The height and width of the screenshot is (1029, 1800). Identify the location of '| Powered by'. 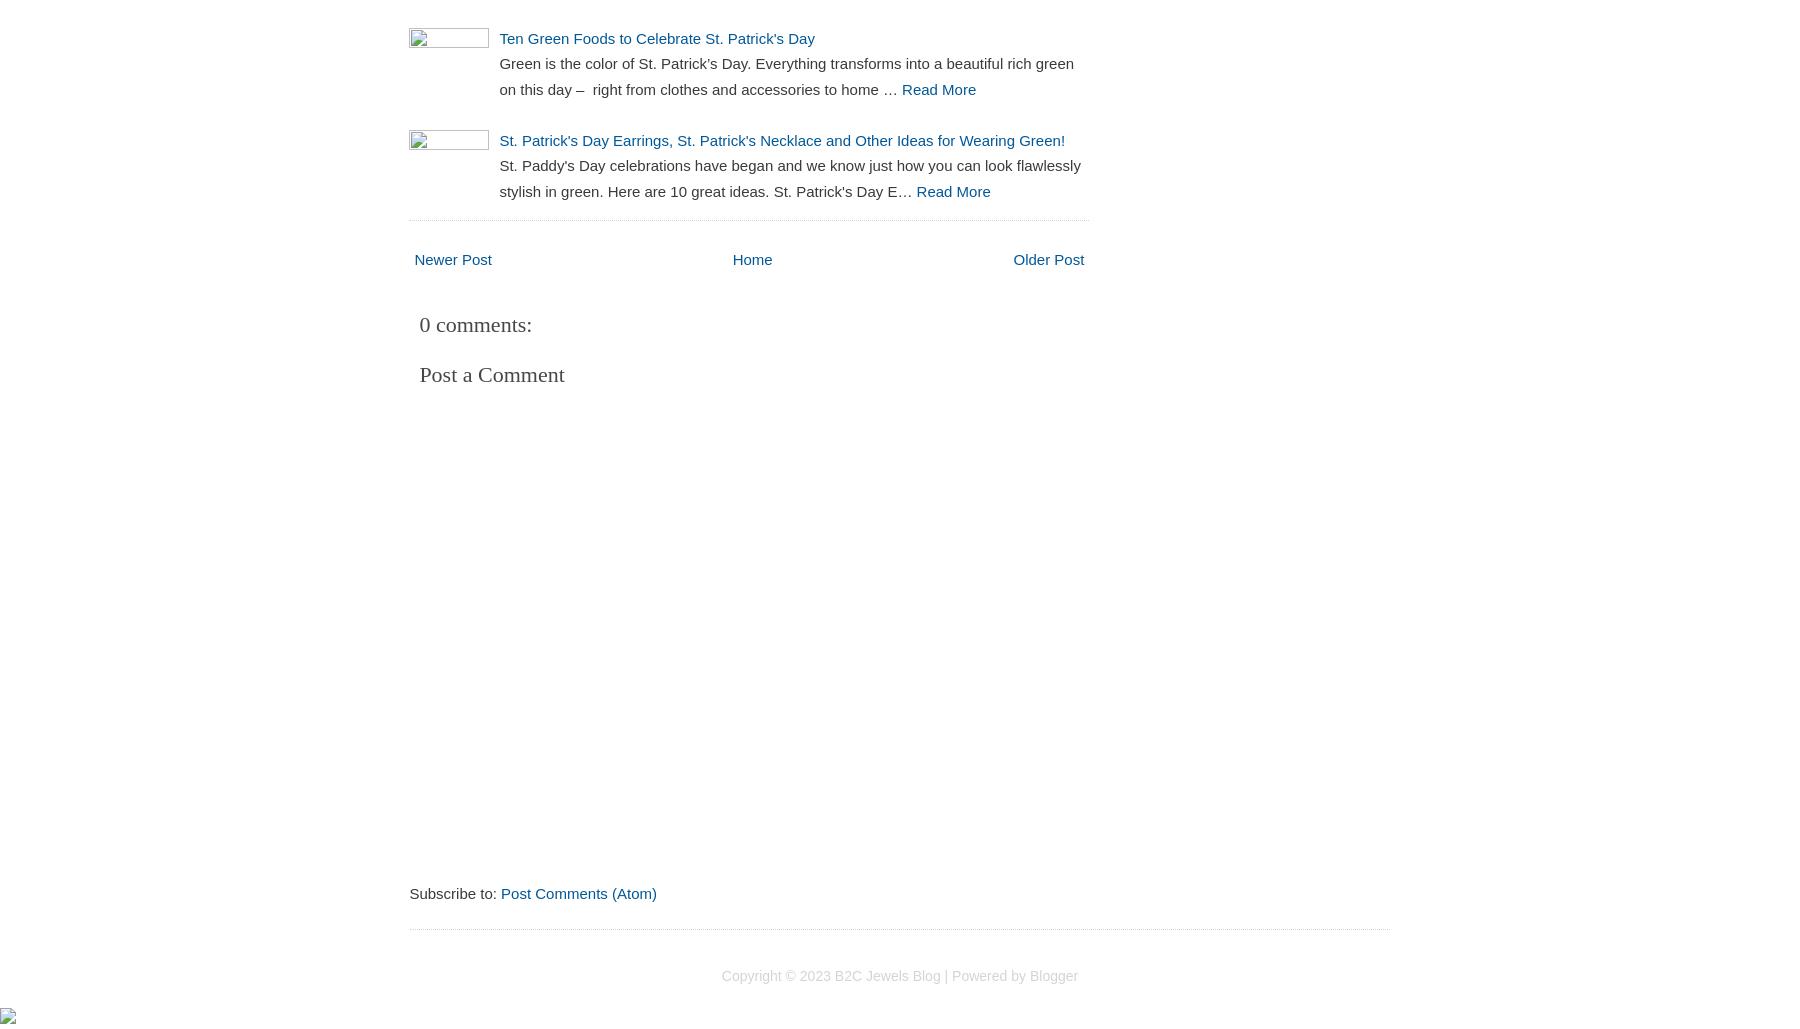
(983, 973).